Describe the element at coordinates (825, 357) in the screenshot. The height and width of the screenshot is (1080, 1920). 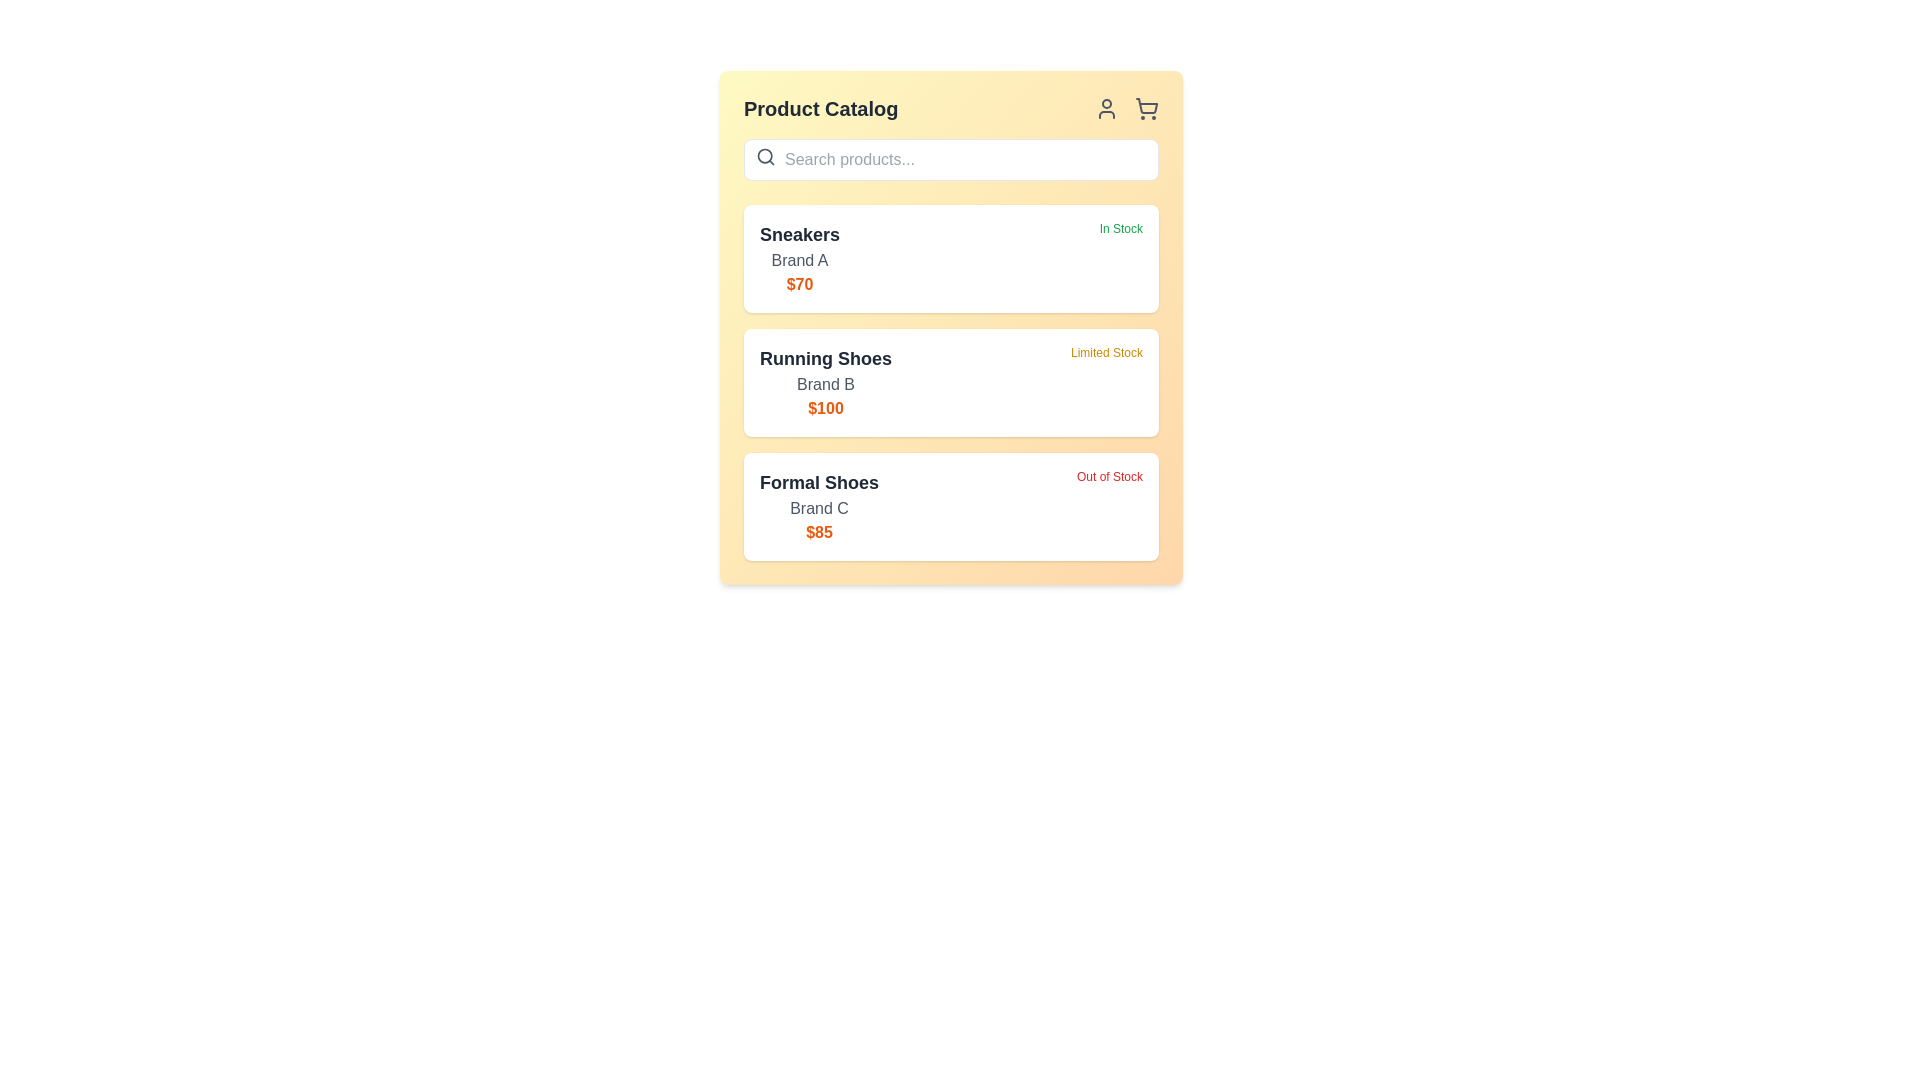
I see `the static text label displaying the product name 'Running Shoes', which is styled in bold, dark gray text against a light background, located near the center of the product card in the second row of the product listing` at that location.